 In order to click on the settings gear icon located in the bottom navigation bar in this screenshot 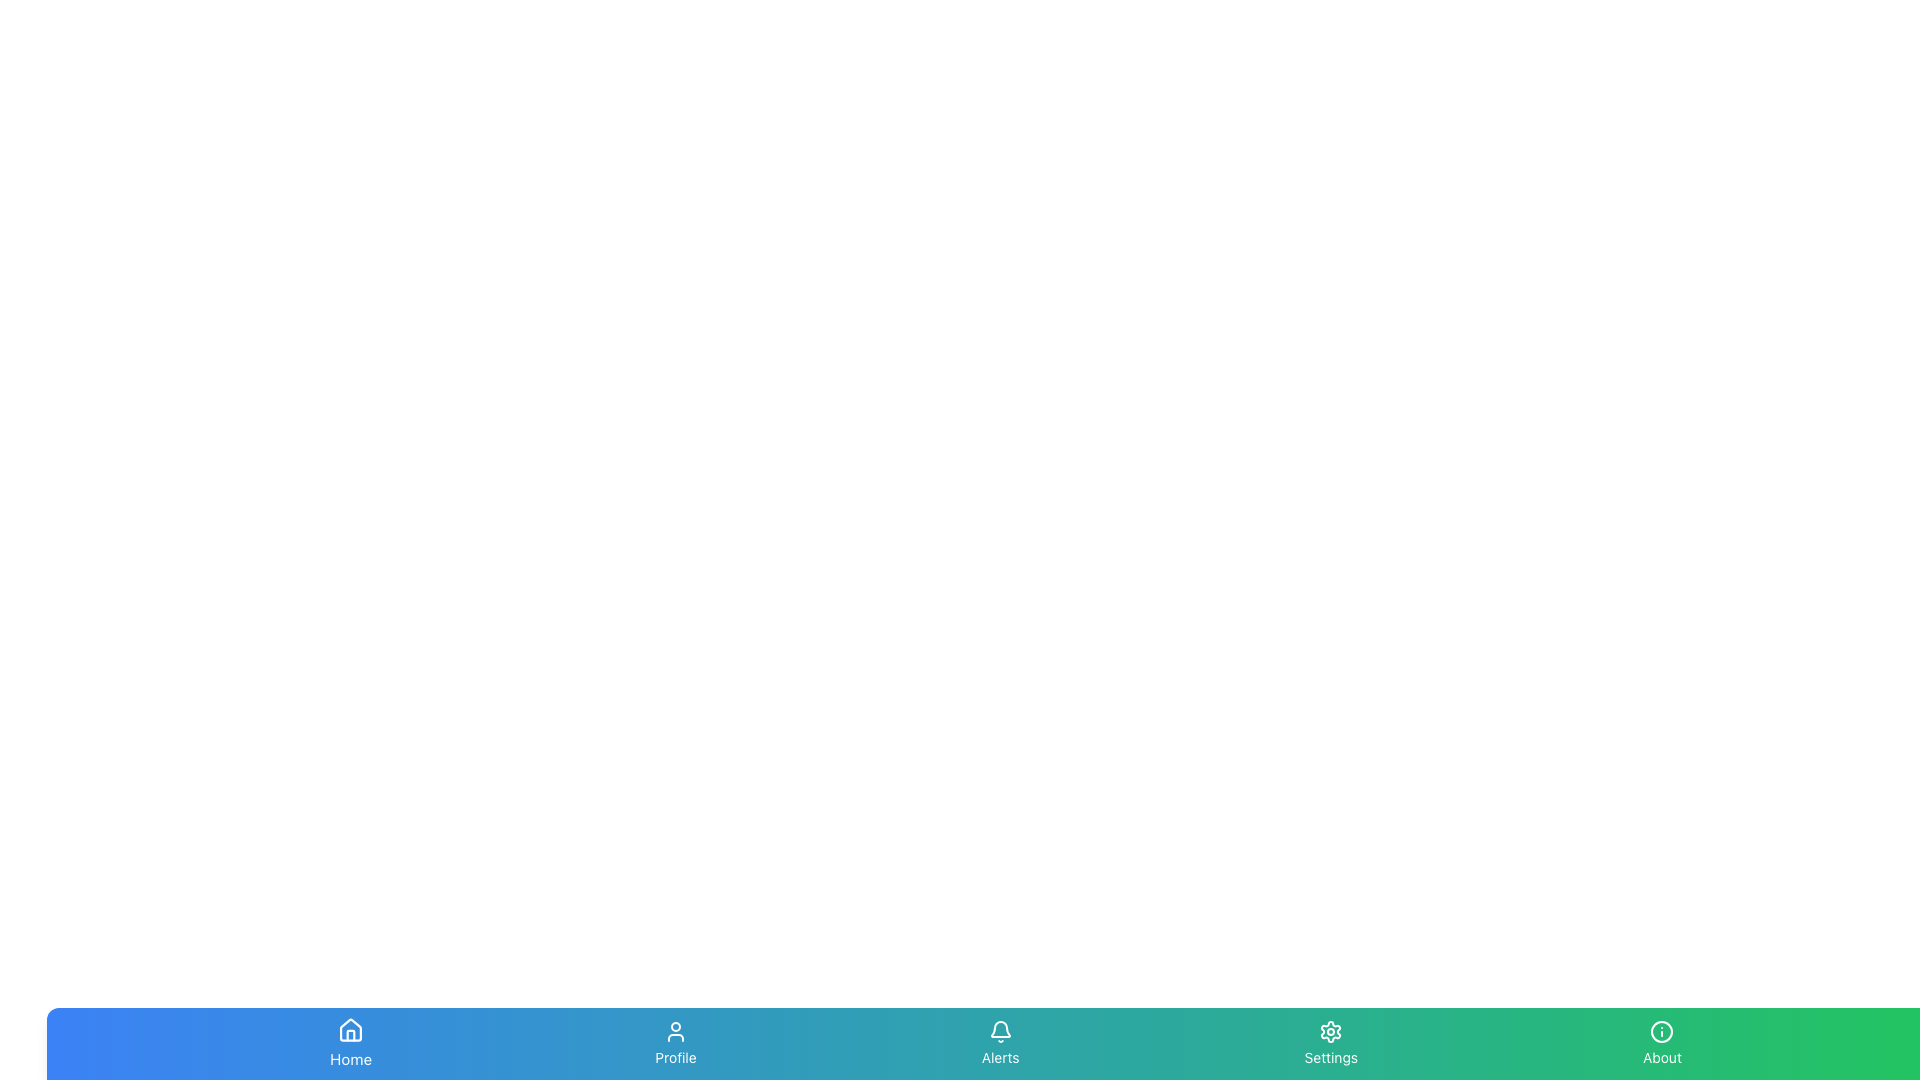, I will do `click(1330, 1032)`.